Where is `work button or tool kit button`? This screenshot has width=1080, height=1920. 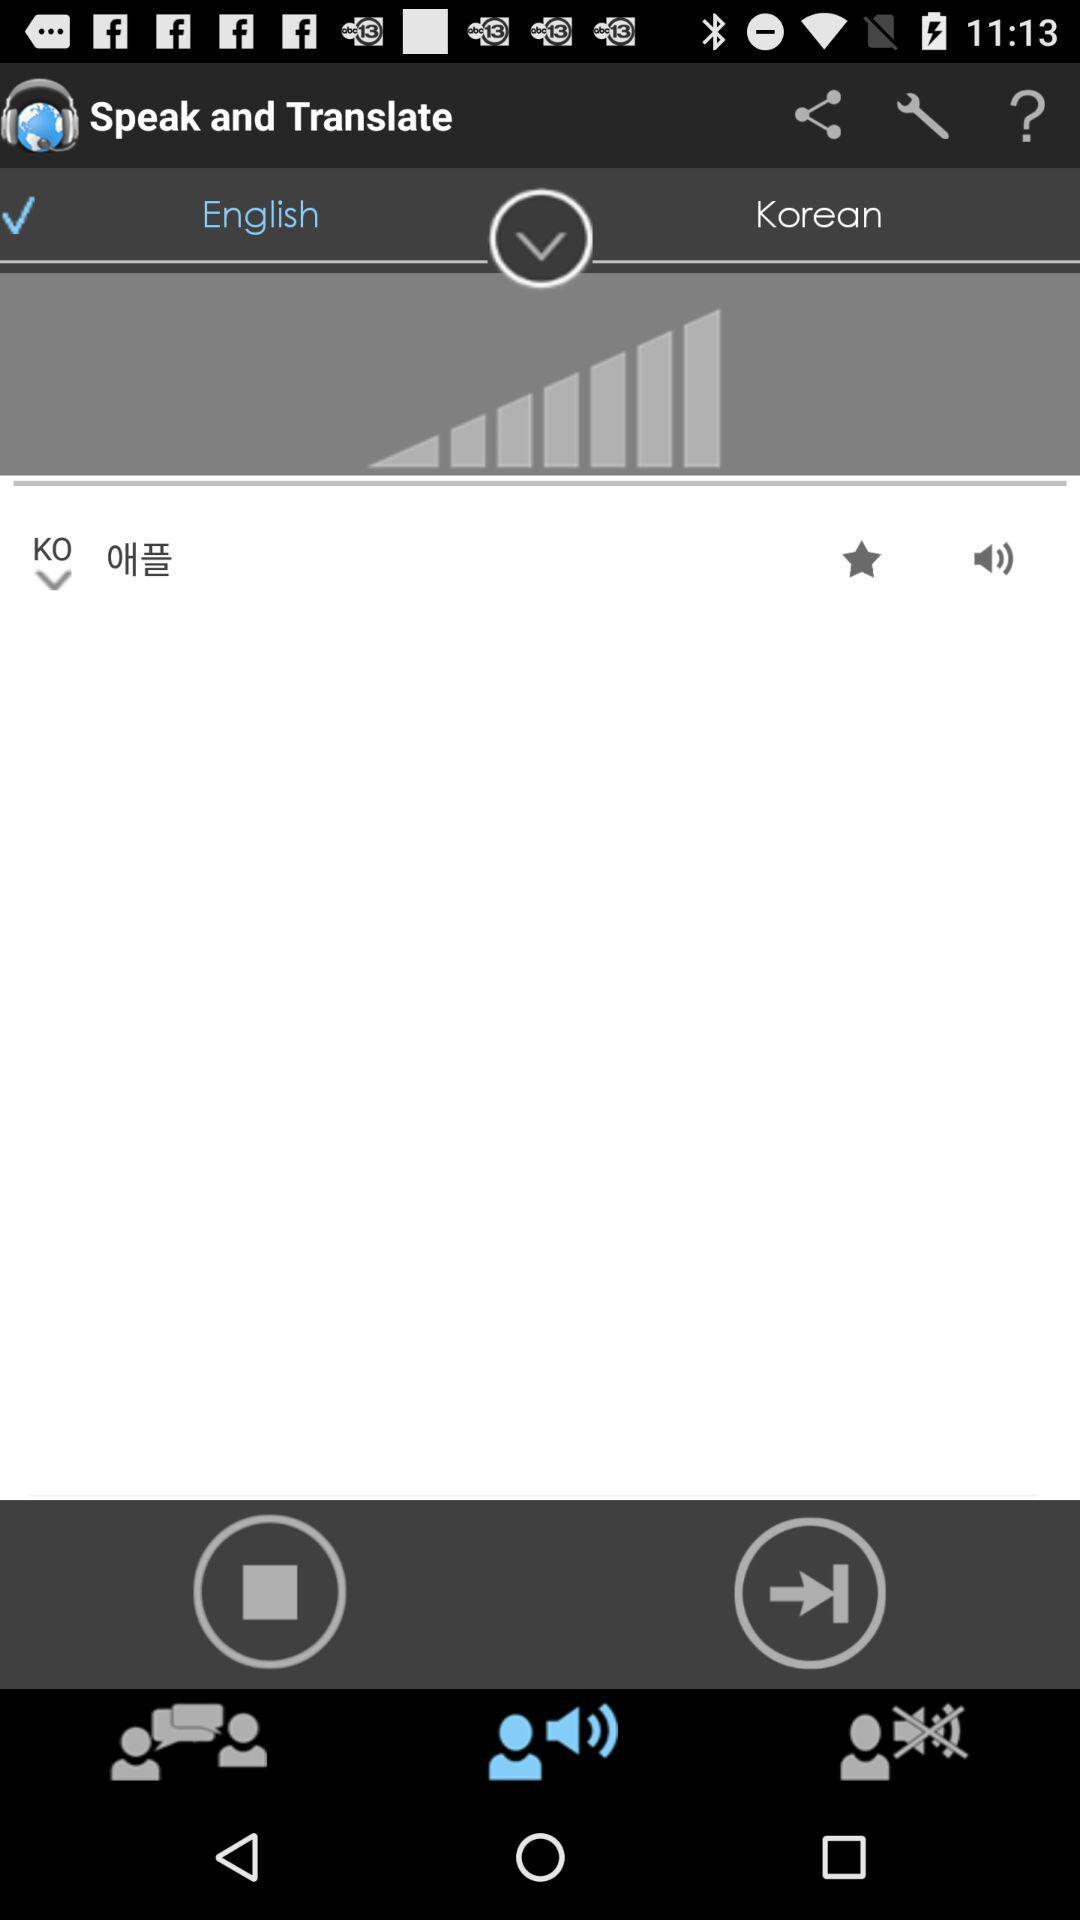 work button or tool kit button is located at coordinates (922, 114).